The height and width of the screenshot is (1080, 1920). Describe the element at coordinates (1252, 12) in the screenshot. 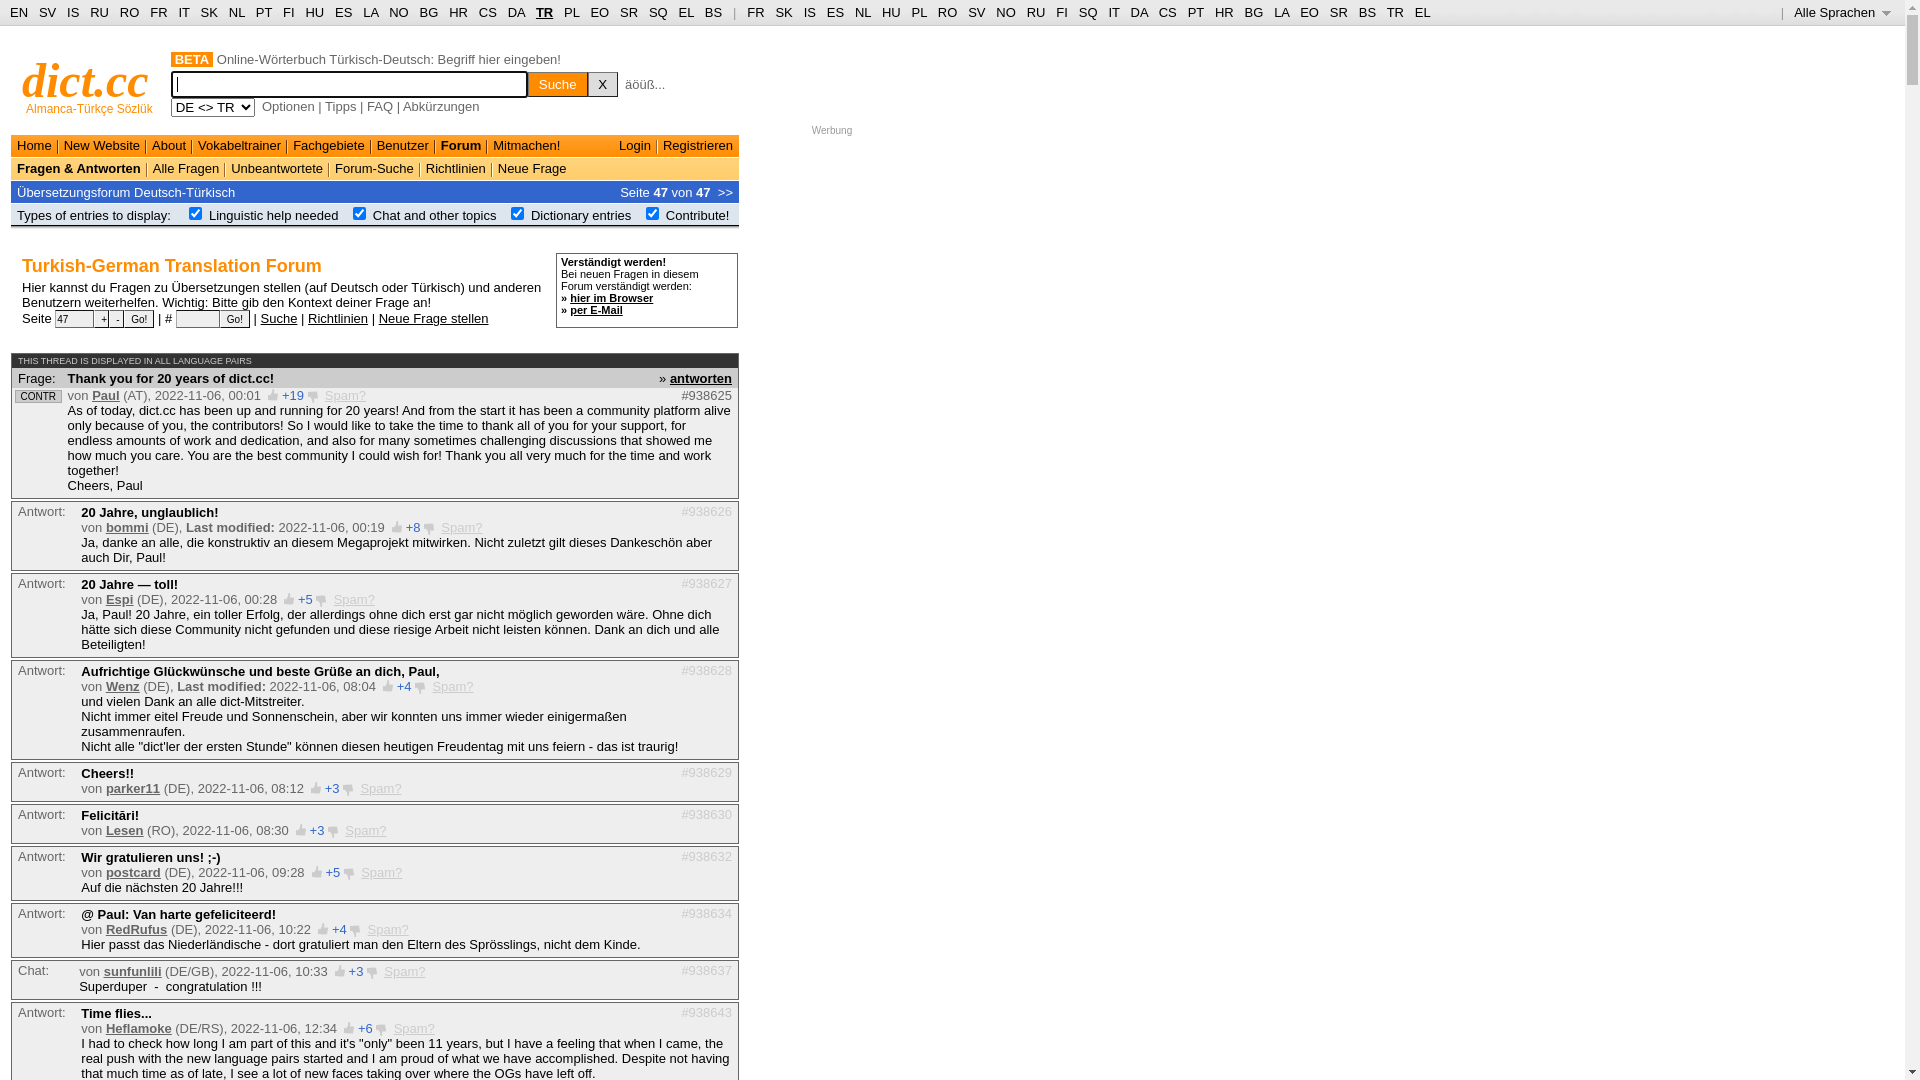

I see `'BG'` at that location.